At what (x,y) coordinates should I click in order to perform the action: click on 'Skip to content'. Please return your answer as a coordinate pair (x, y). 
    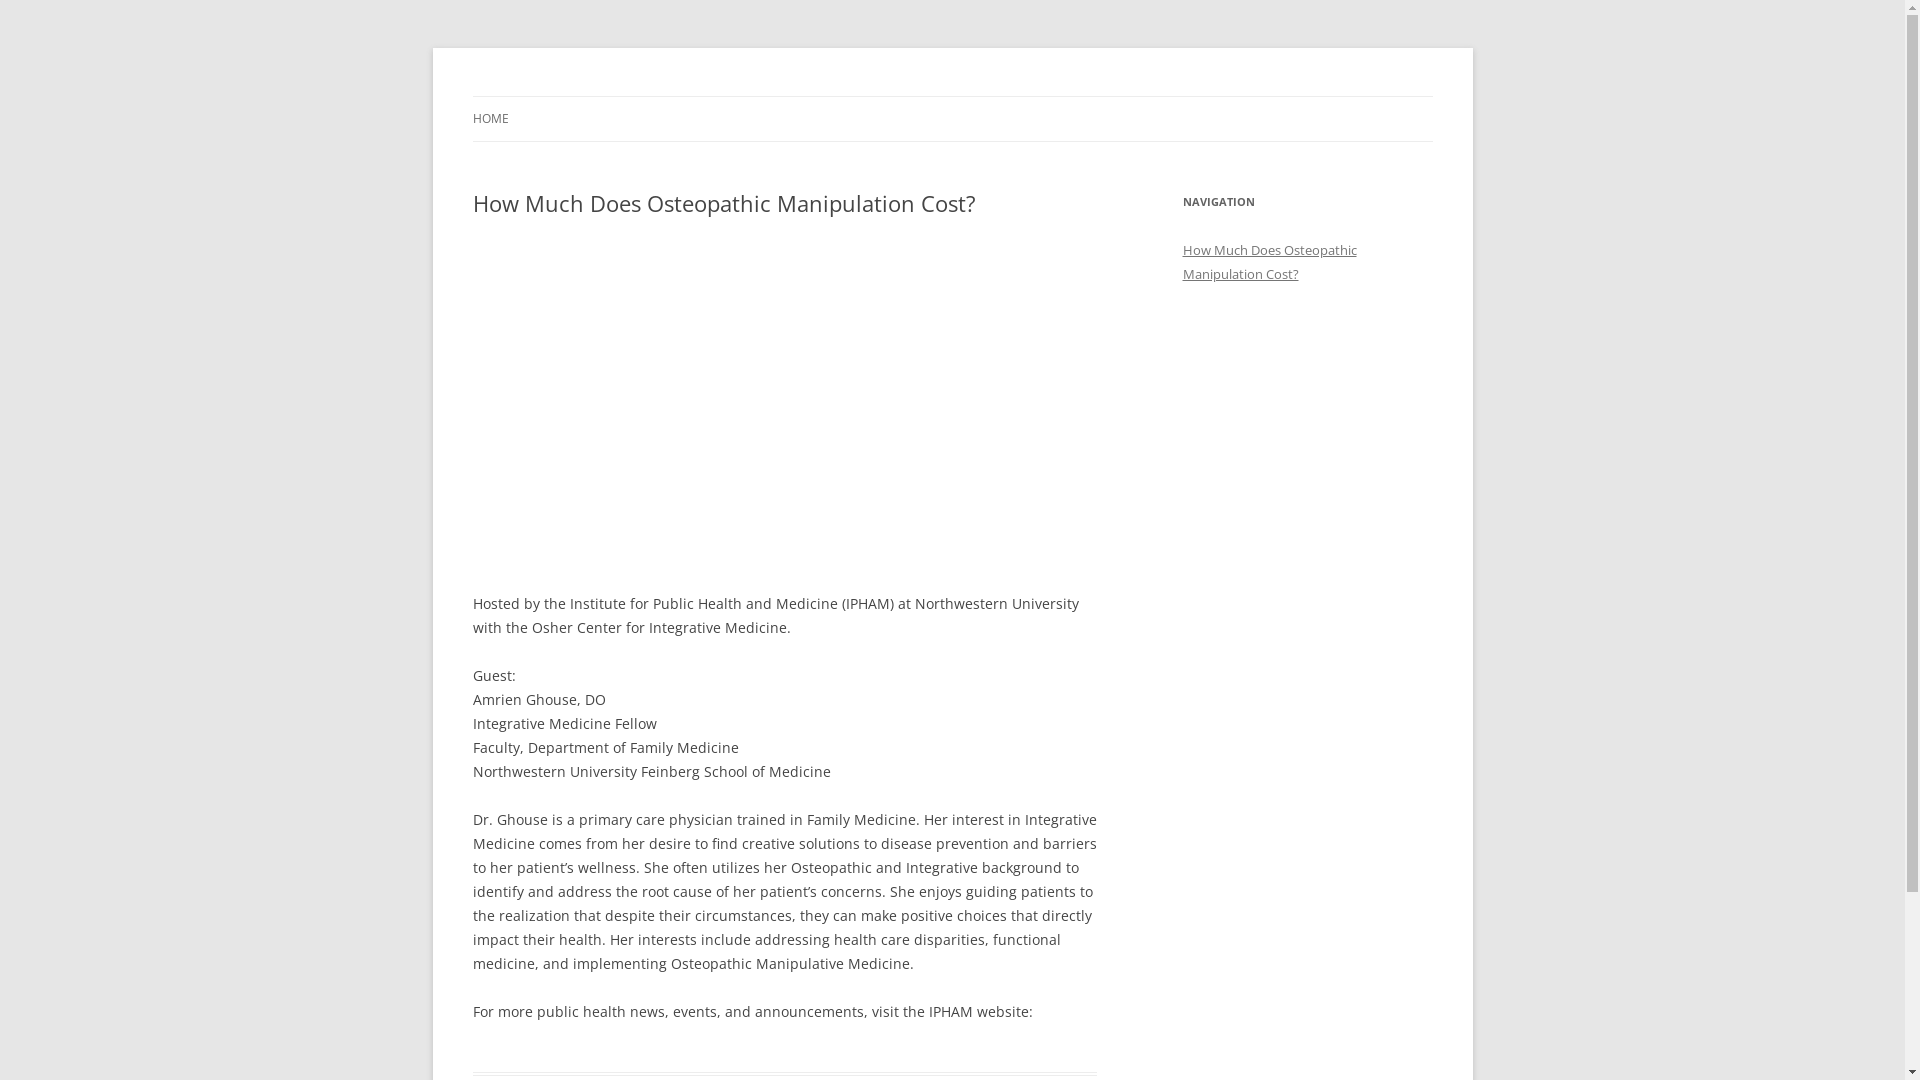
    Looking at the image, I should click on (951, 96).